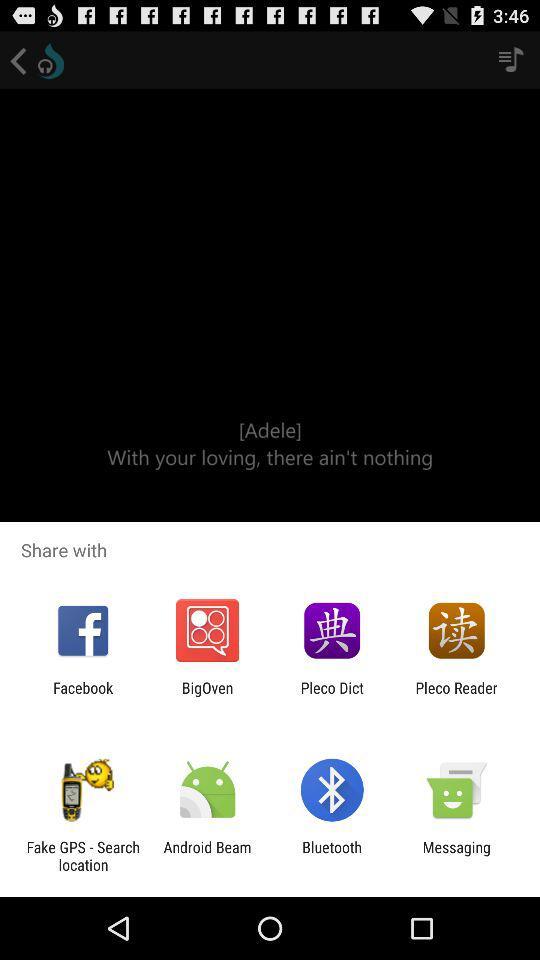 Image resolution: width=540 pixels, height=960 pixels. What do you see at coordinates (206, 696) in the screenshot?
I see `the item to the right of the facebook app` at bounding box center [206, 696].